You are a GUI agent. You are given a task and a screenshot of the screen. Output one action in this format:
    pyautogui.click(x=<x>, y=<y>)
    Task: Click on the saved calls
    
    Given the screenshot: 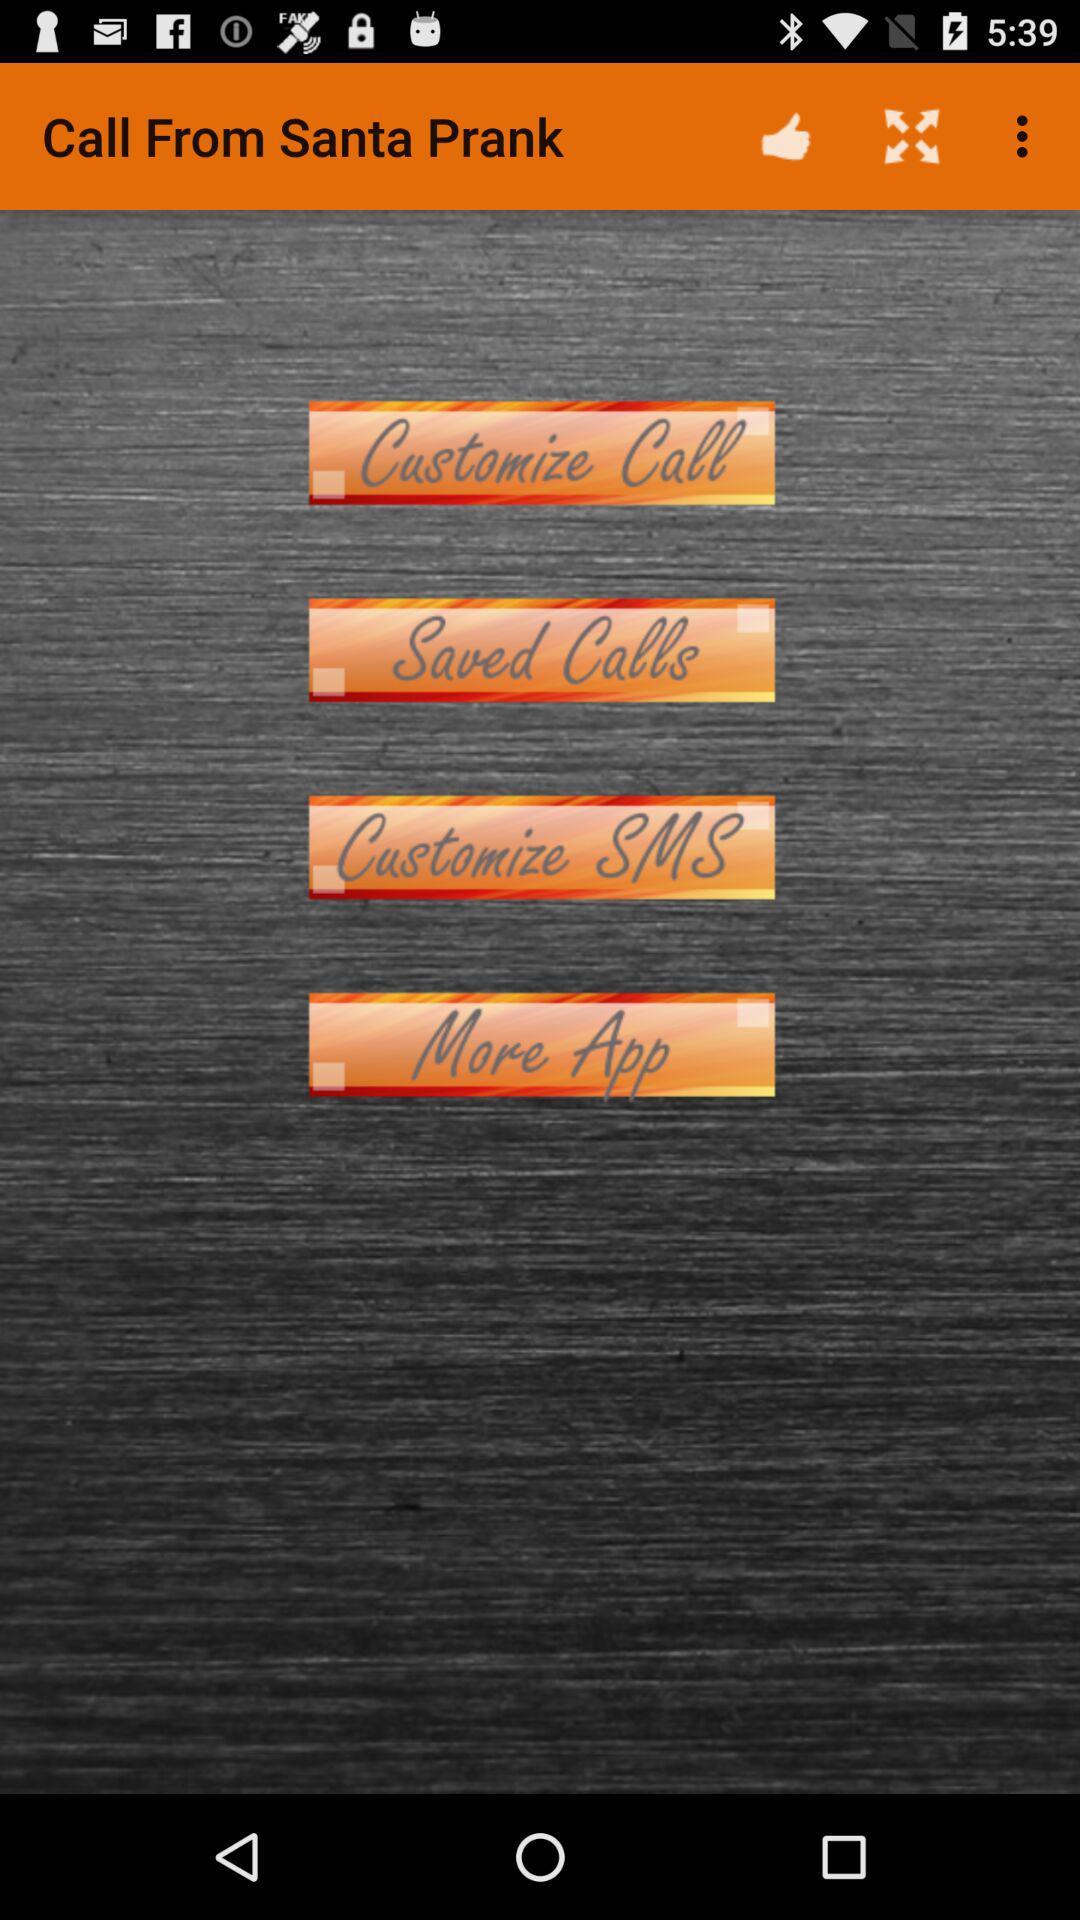 What is the action you would take?
    pyautogui.click(x=540, y=650)
    